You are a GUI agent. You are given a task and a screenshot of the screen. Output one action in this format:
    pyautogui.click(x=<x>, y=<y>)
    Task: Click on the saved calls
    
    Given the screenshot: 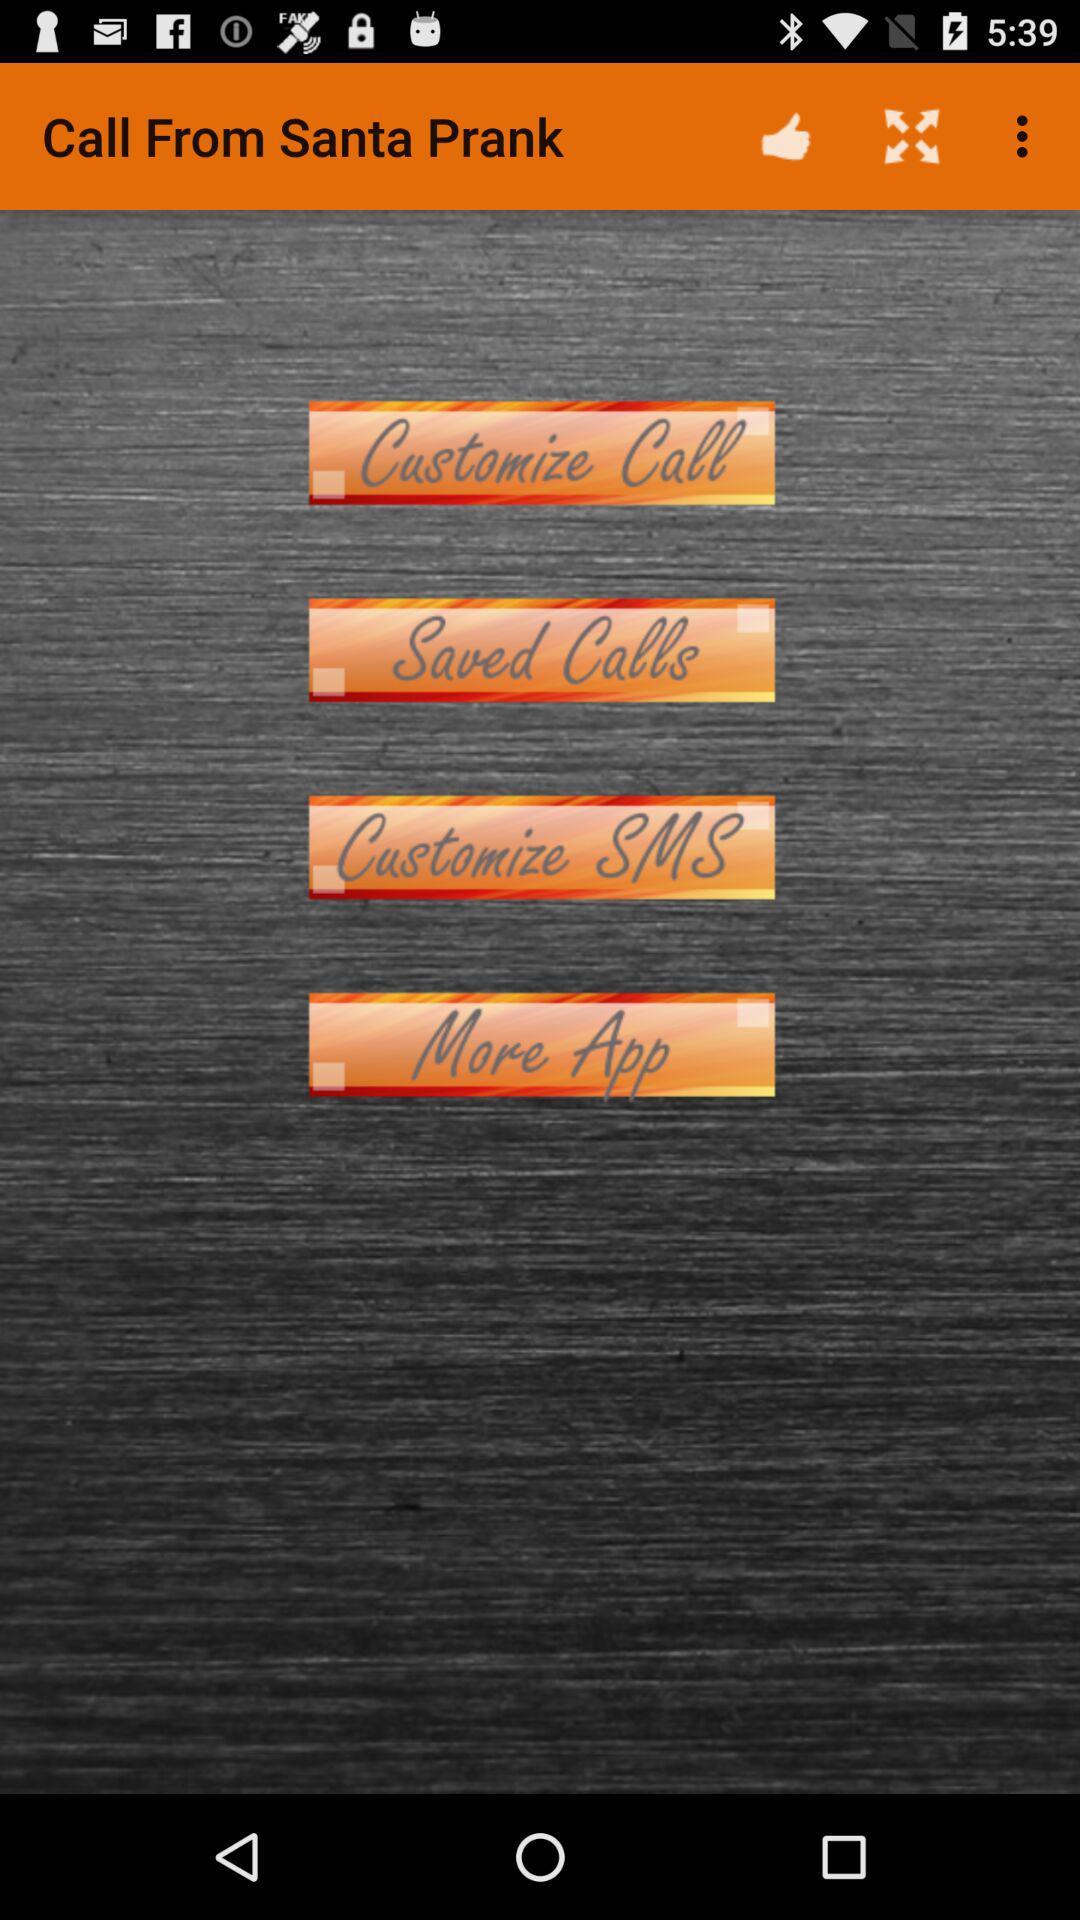 What is the action you would take?
    pyautogui.click(x=540, y=650)
    